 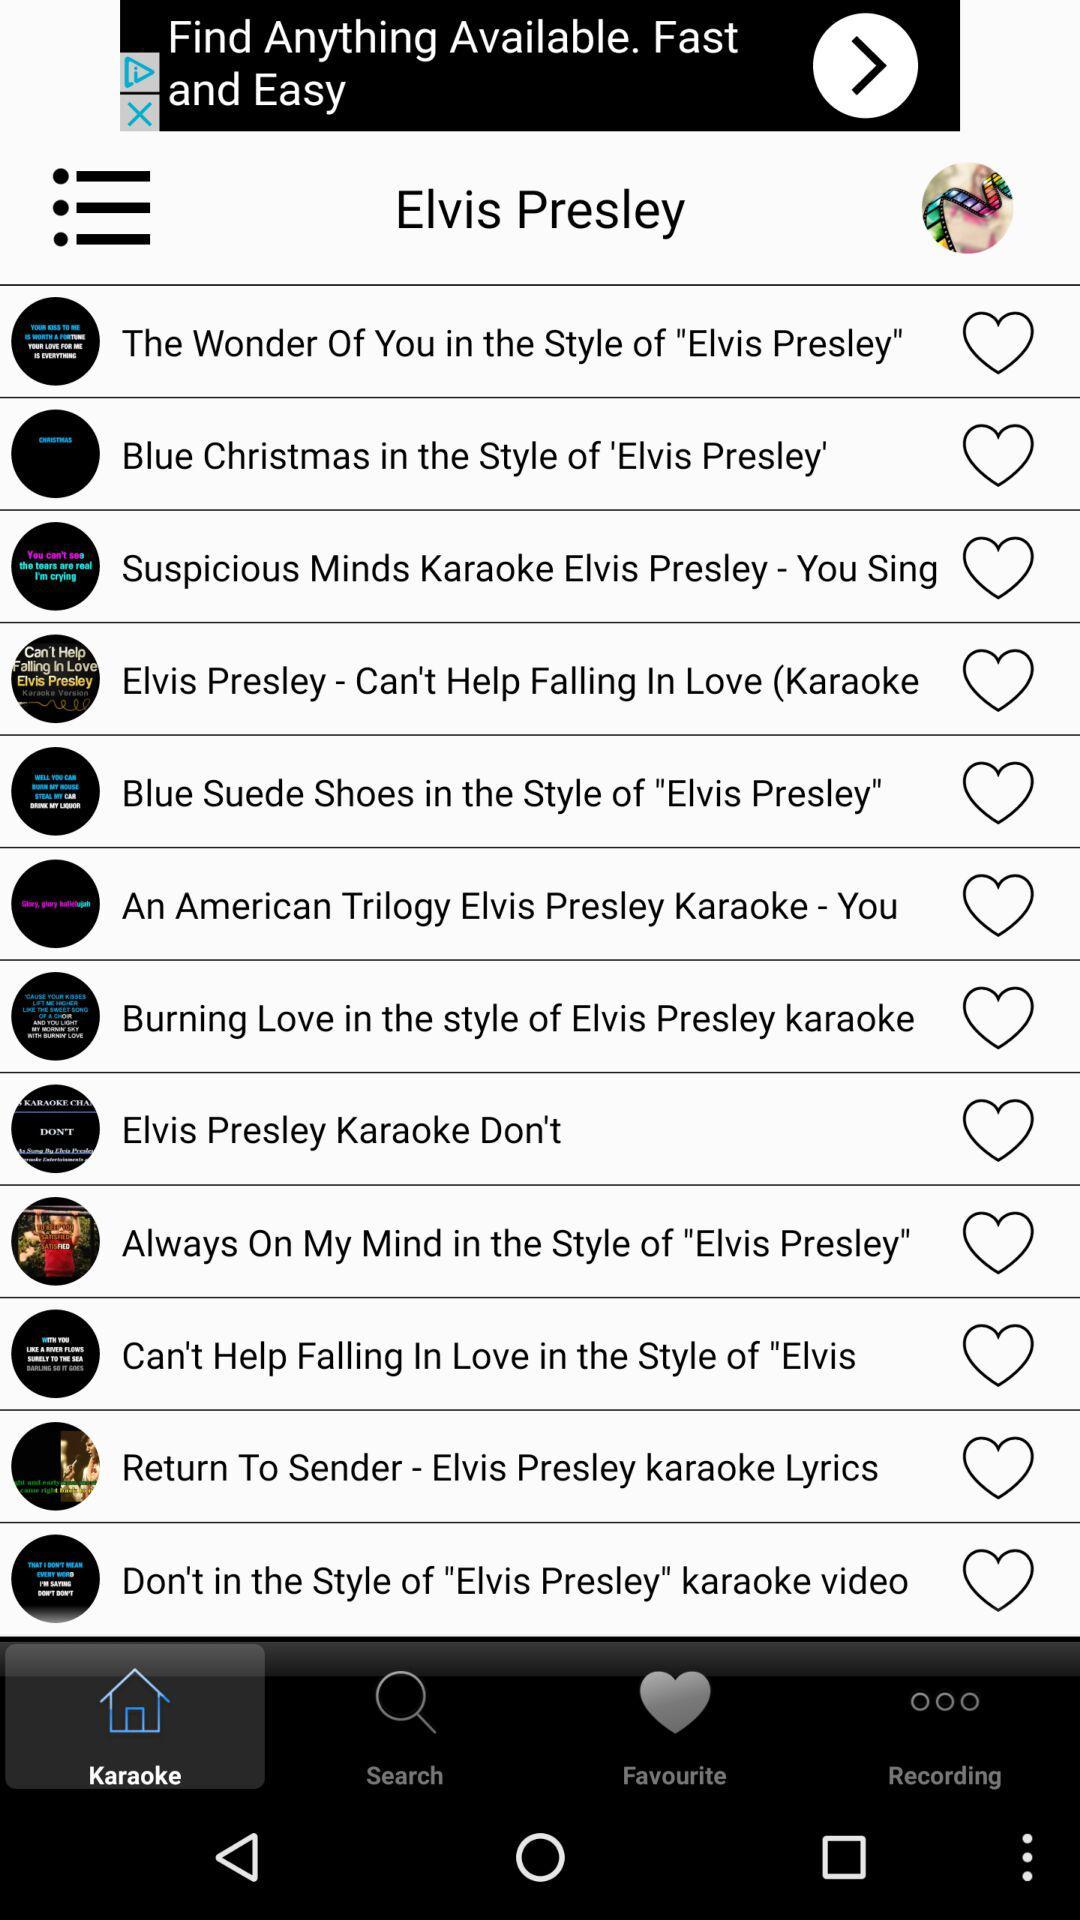 What do you see at coordinates (998, 1466) in the screenshot?
I see `song` at bounding box center [998, 1466].